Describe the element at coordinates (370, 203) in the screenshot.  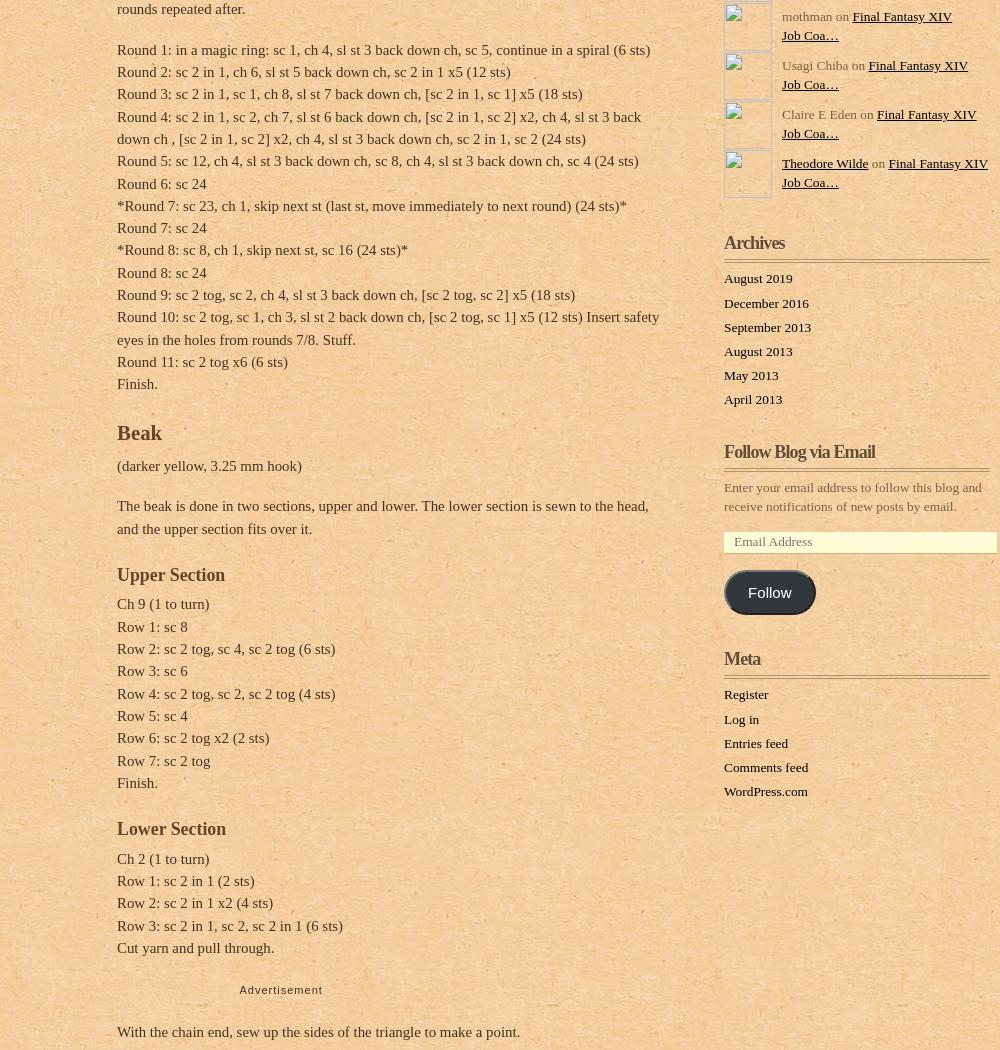
I see `'*Round 7: sc 23, ch 1, skip next st (last st, move immediately to next round) (24 sts)*'` at that location.